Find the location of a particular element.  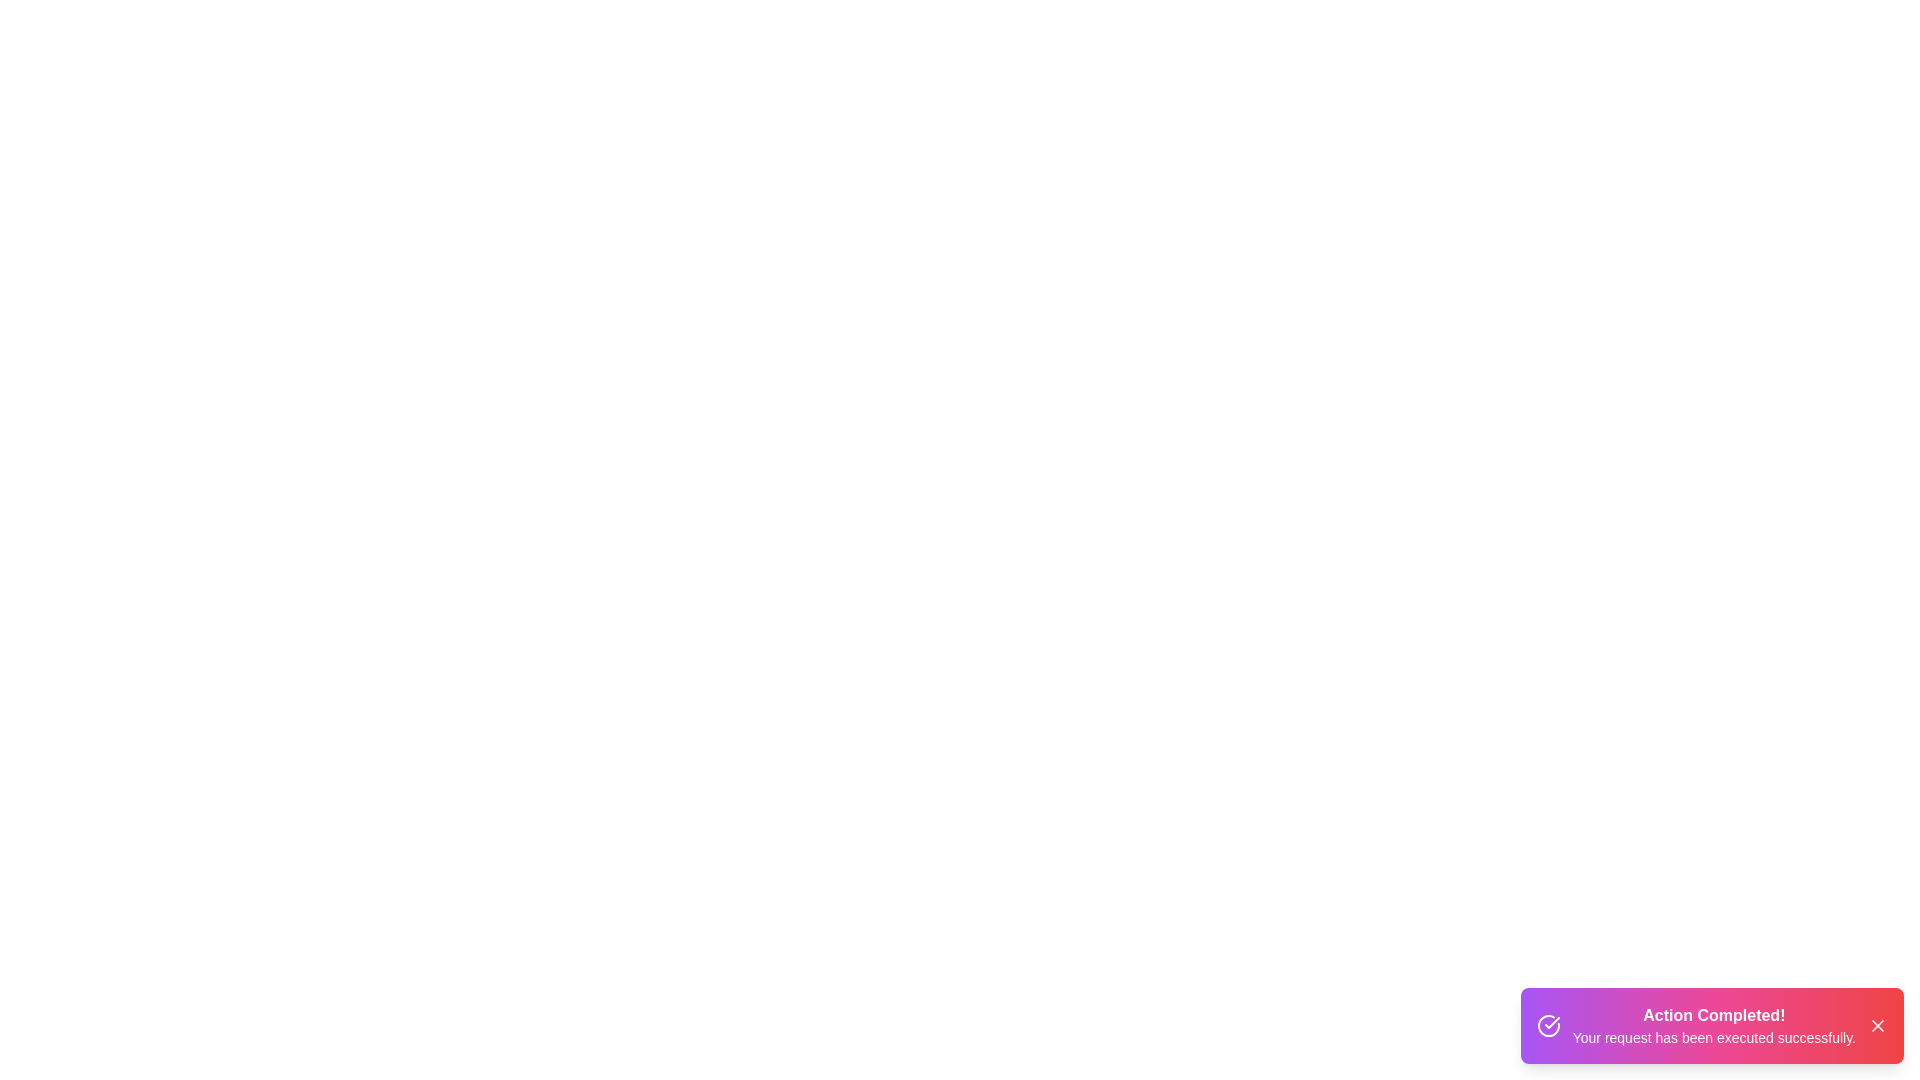

text message that states 'Your request has been executed successfully.' located in the notification box, below the title 'Action Completed!' is located at coordinates (1713, 1036).